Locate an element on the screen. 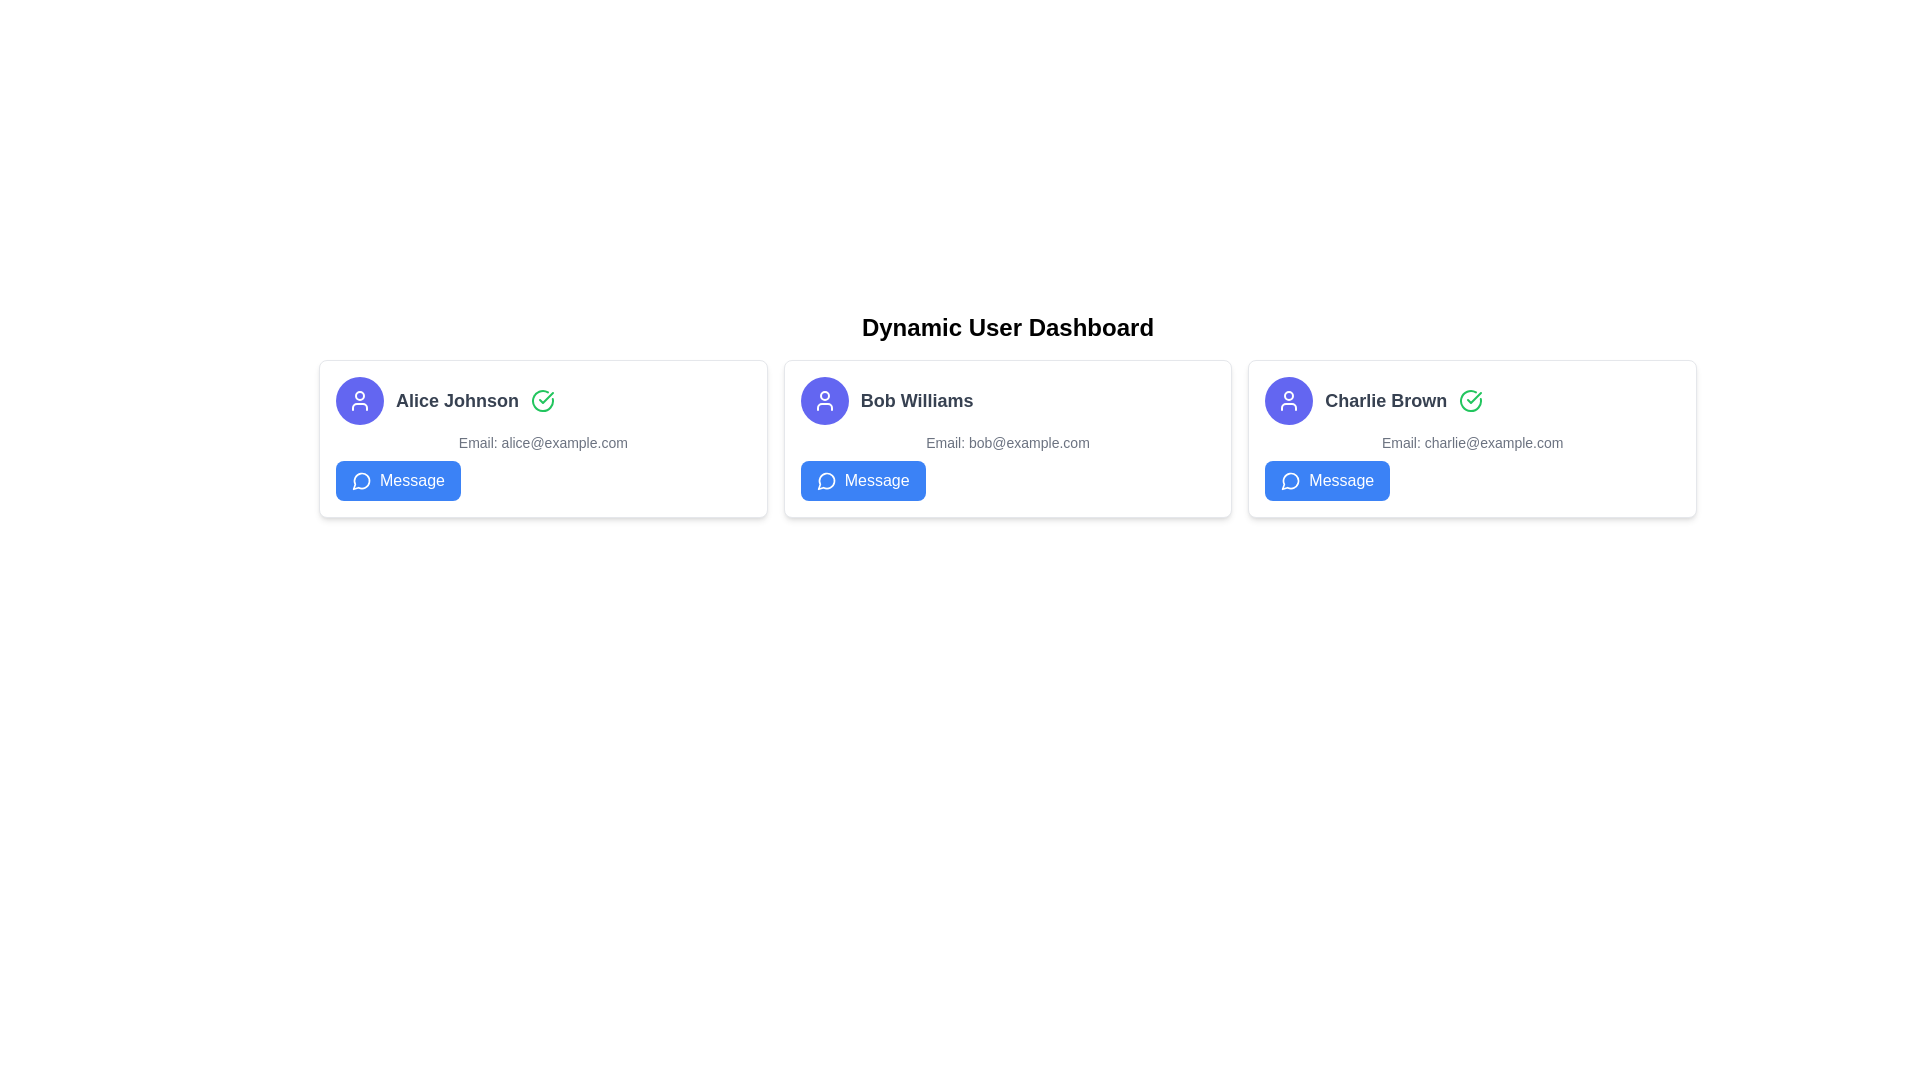 Image resolution: width=1920 pixels, height=1080 pixels. the blue 'Message' button with white text and a chat bubble icon located in Charlie Brown's user card is located at coordinates (1327, 481).